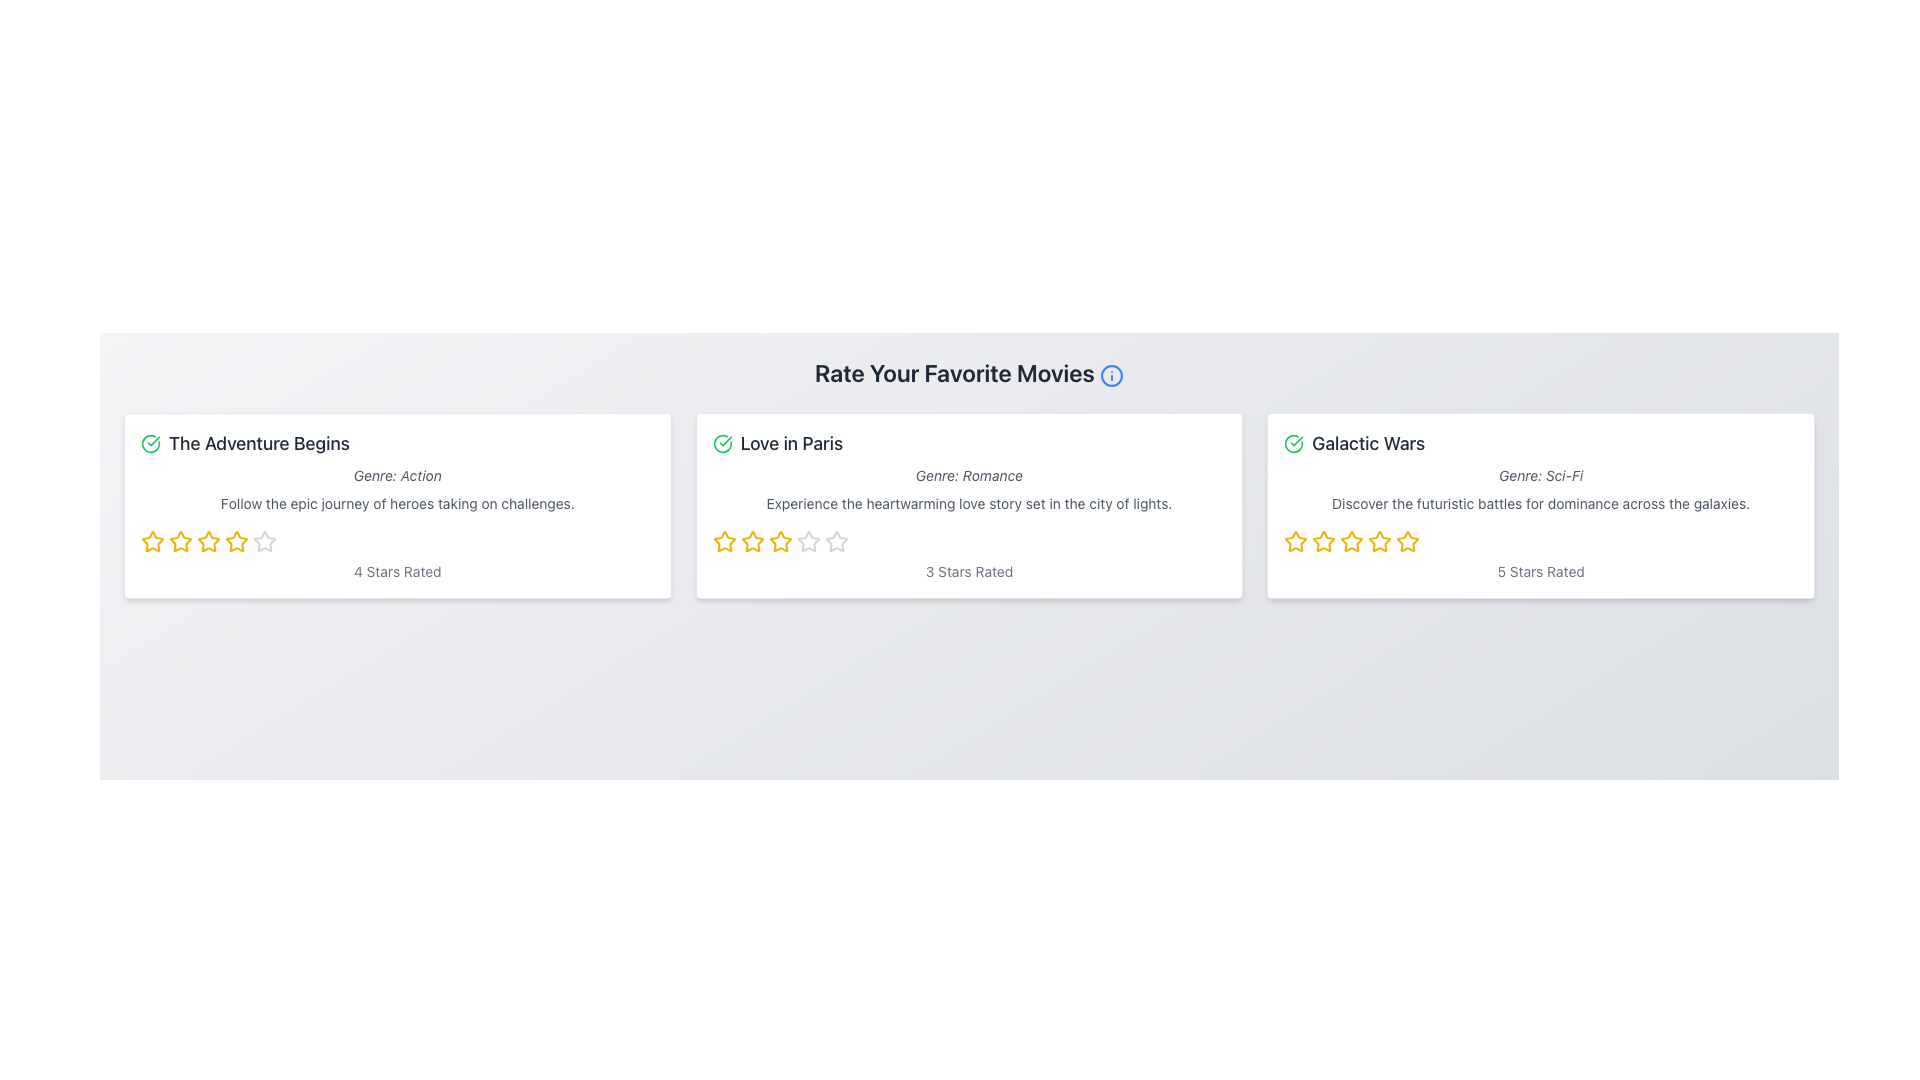 This screenshot has width=1920, height=1080. What do you see at coordinates (1540, 571) in the screenshot?
I see `the text label displaying '5 Stars Rated' located at the lower part of the 'Galactic Wars' card section, below the yellow stars representing ratings` at bounding box center [1540, 571].